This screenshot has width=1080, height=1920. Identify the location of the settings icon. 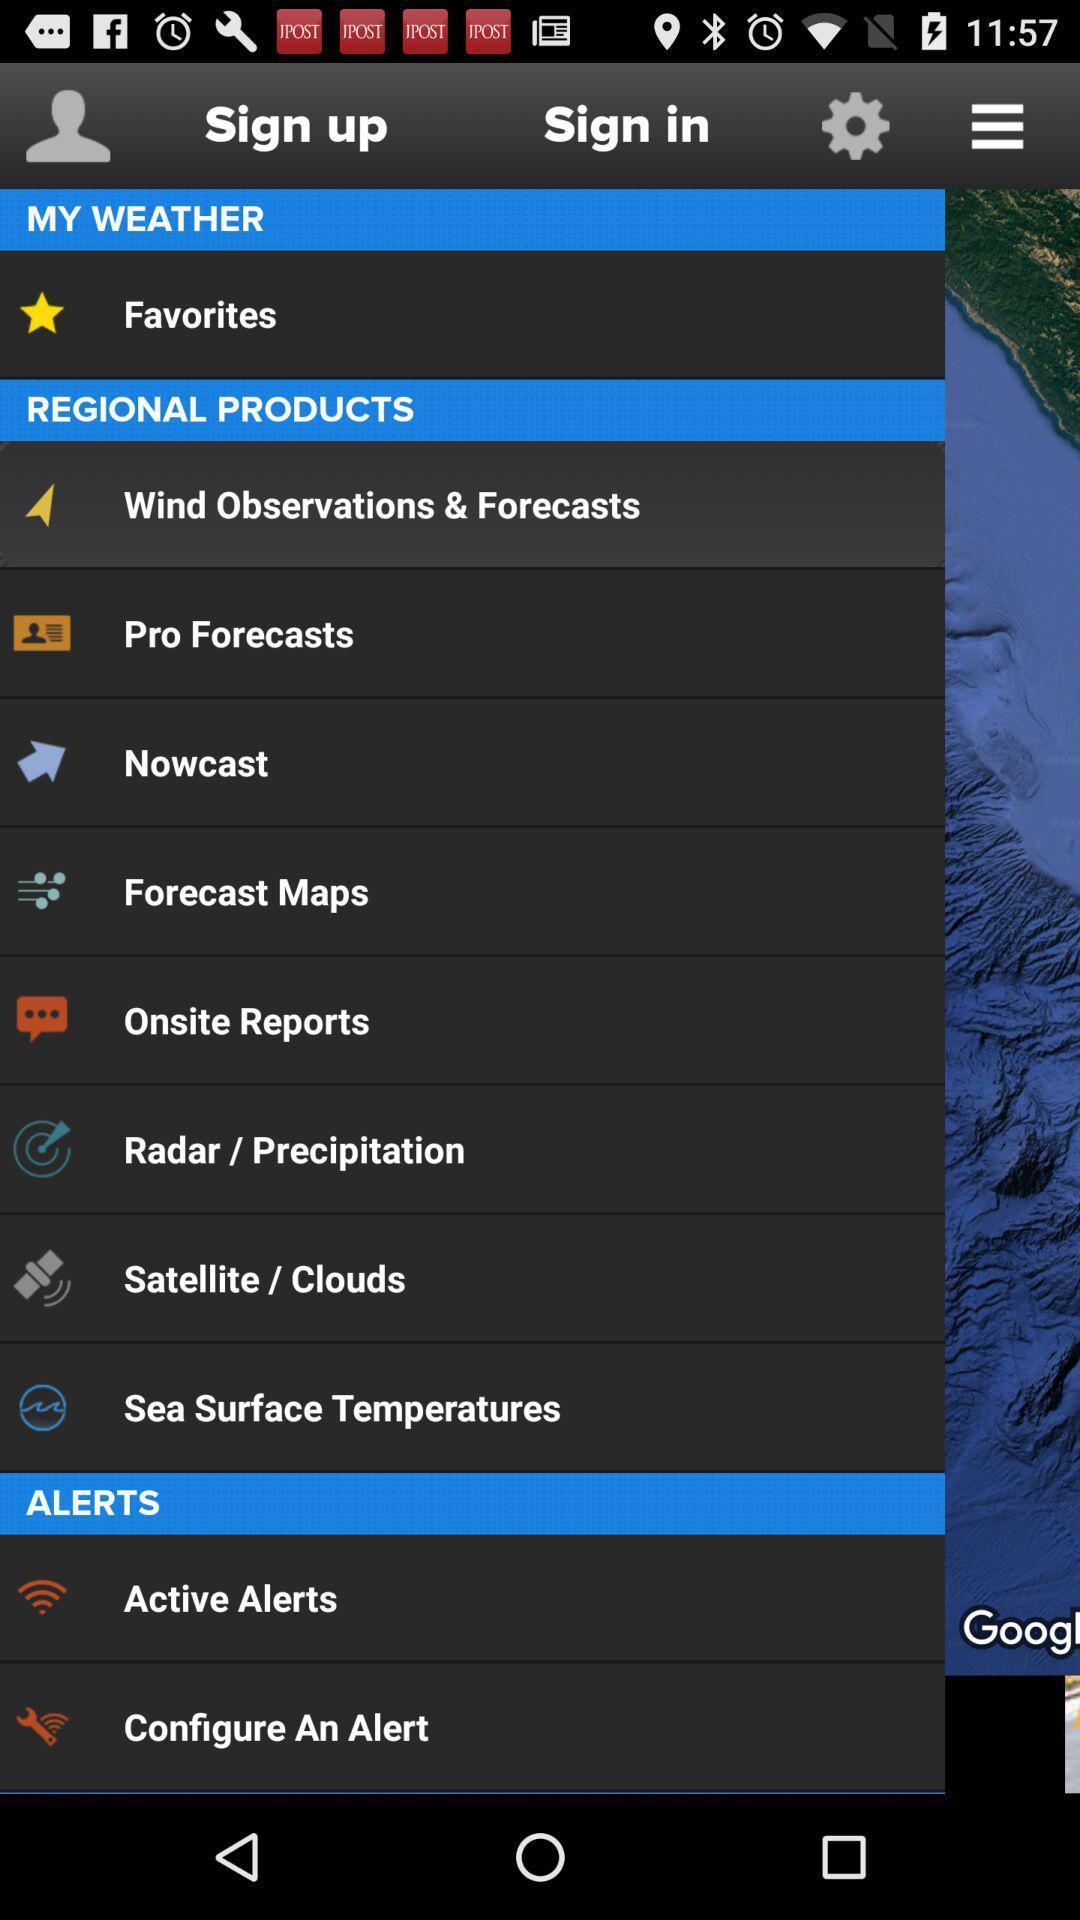
(855, 133).